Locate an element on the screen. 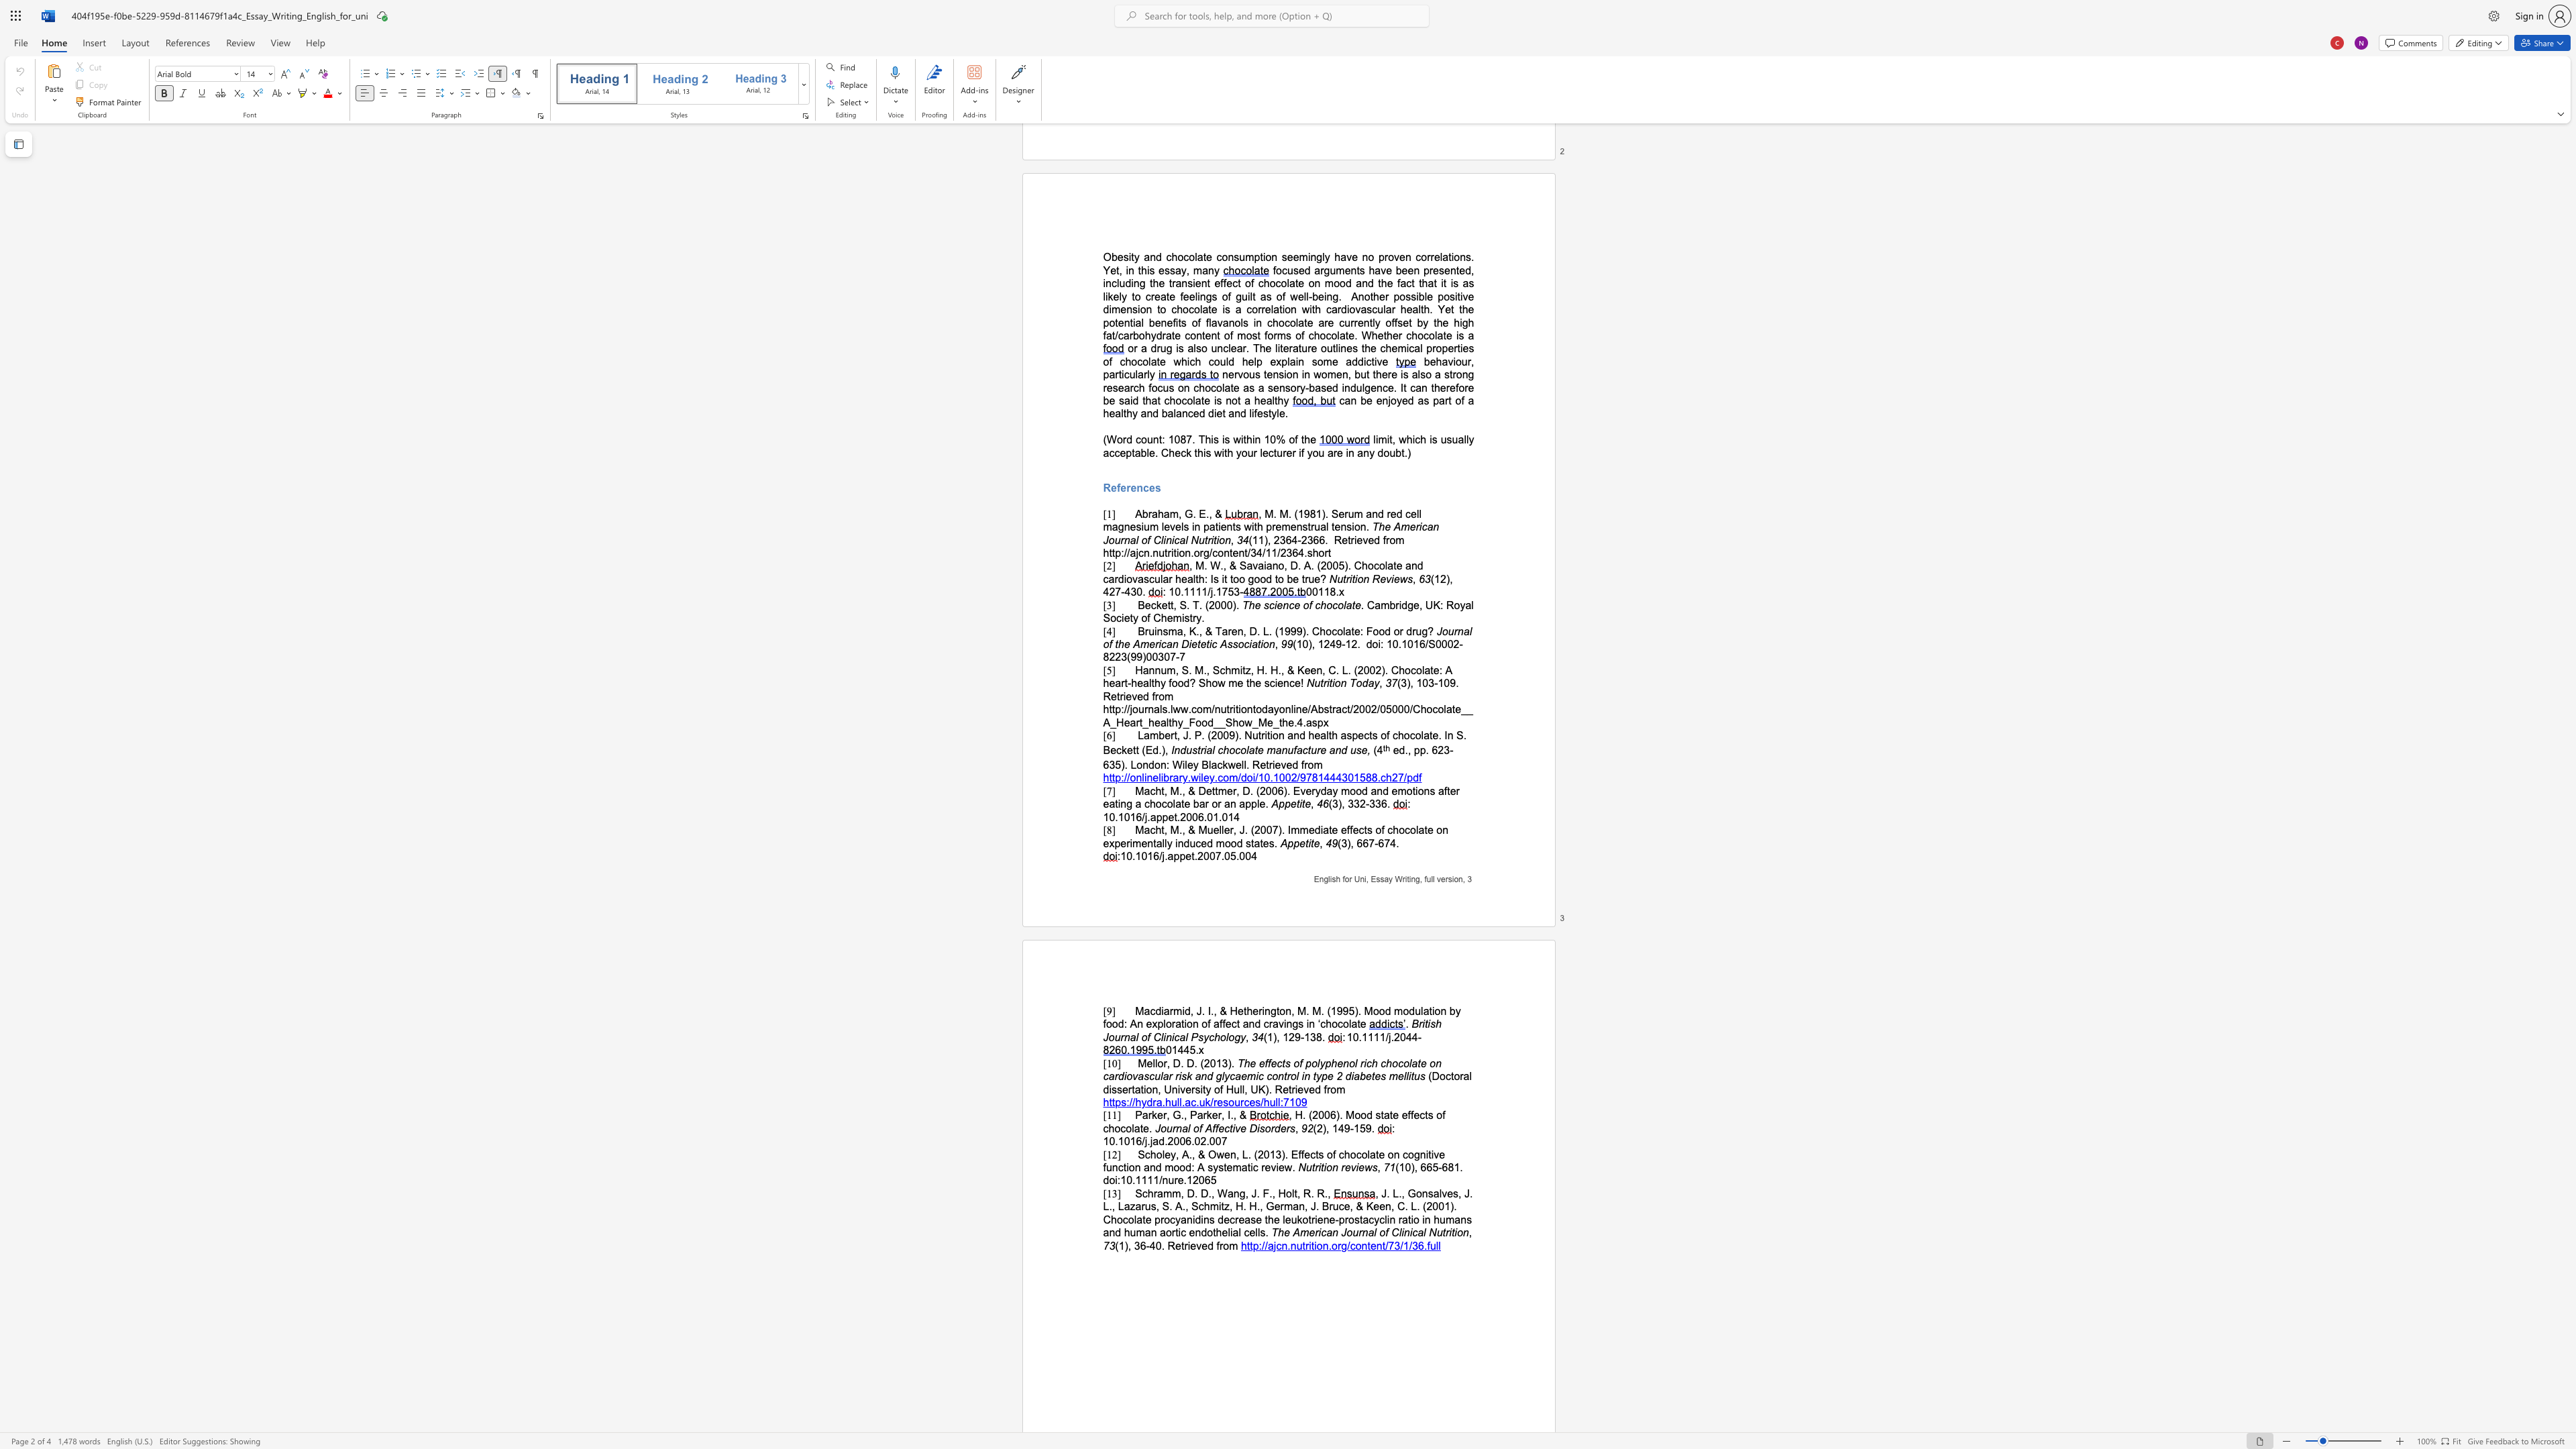 This screenshot has height=1449, width=2576. the subset text "rev" within the text "Nutrition reviews" is located at coordinates (1340, 1167).